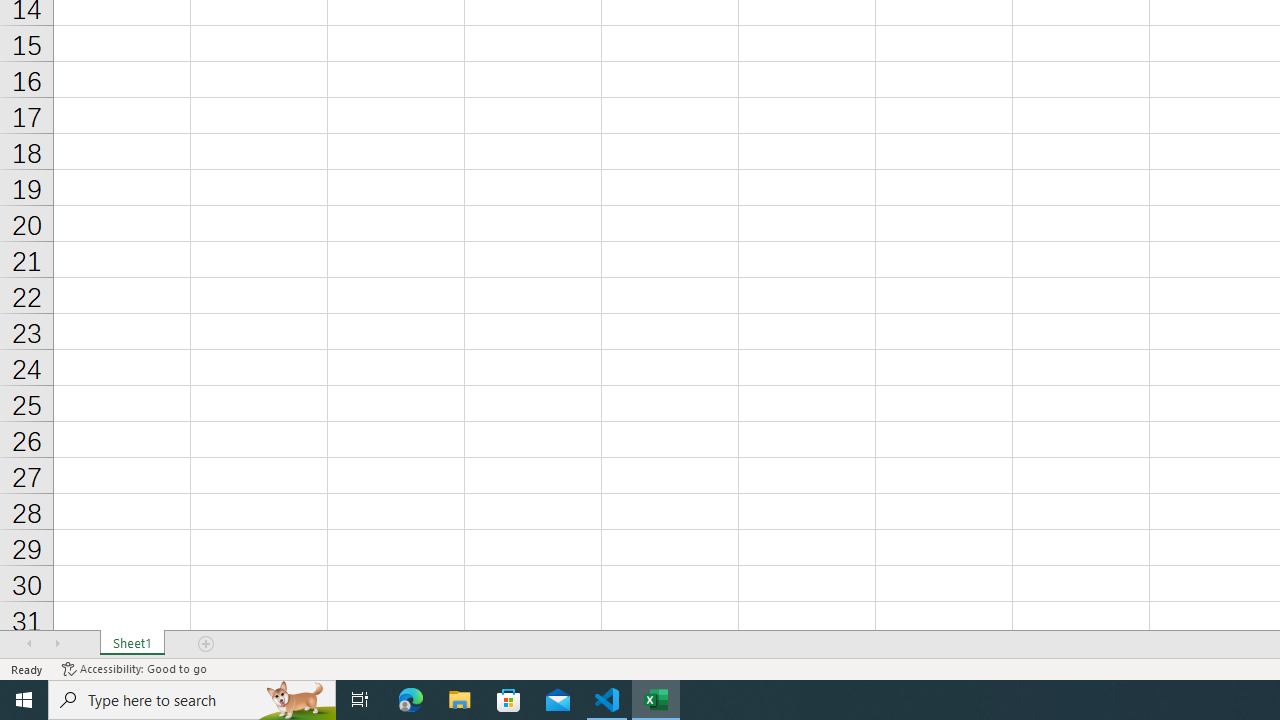 The image size is (1280, 720). I want to click on 'Scroll Left', so click(29, 644).